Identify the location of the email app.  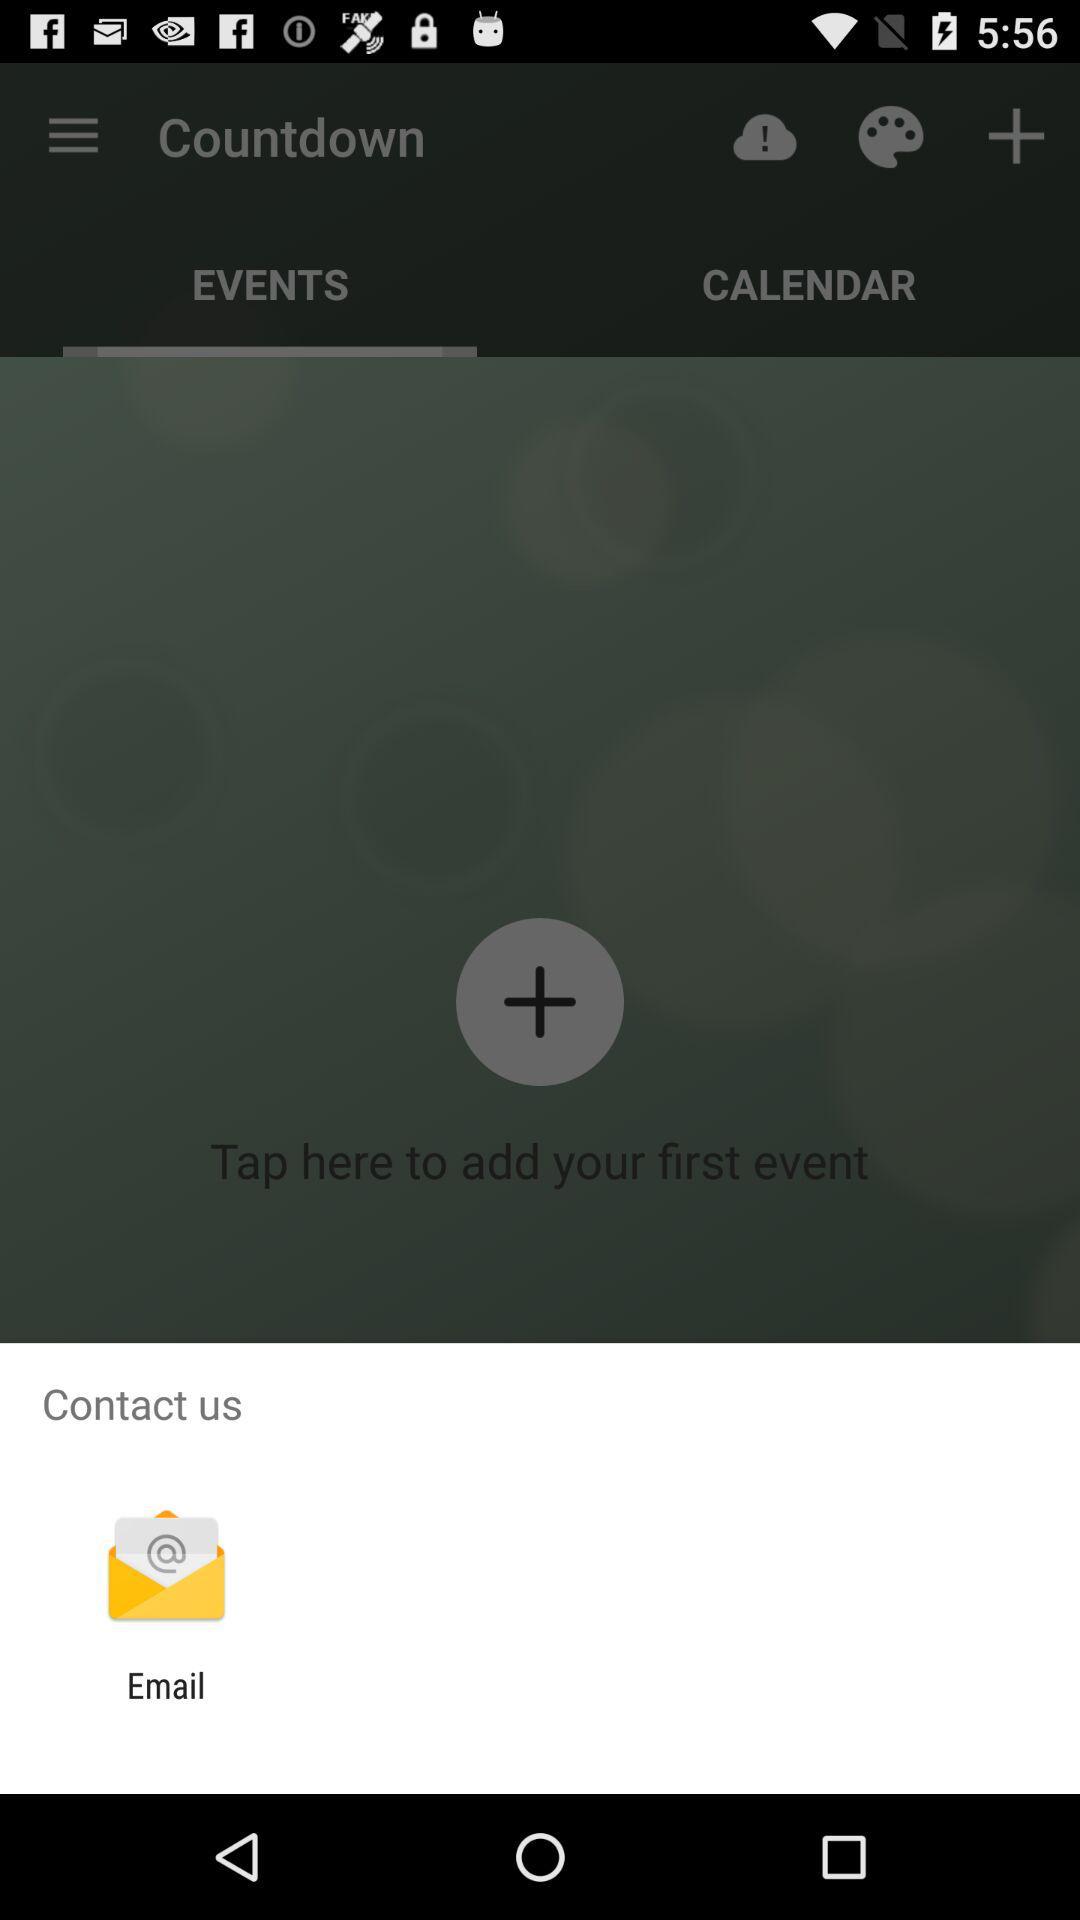
(165, 1705).